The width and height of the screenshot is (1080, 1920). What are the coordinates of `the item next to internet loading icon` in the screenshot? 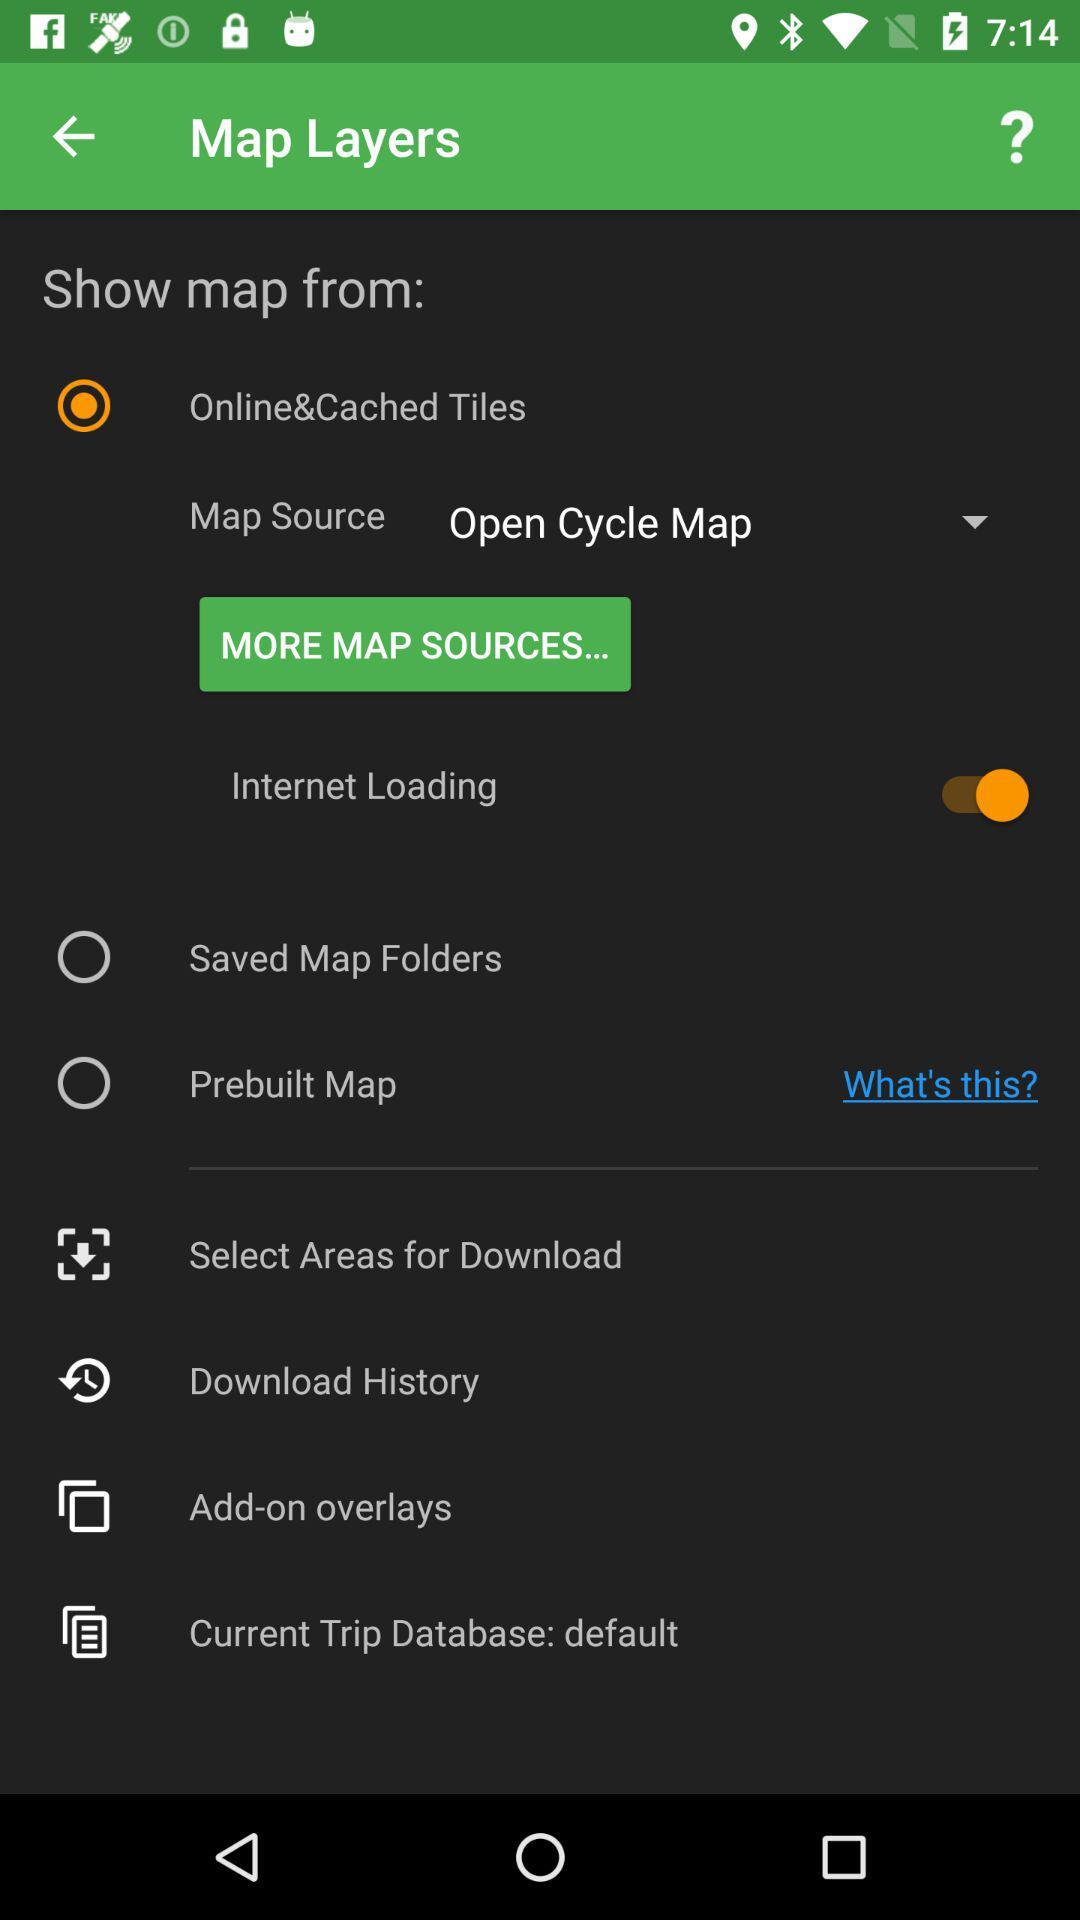 It's located at (974, 794).